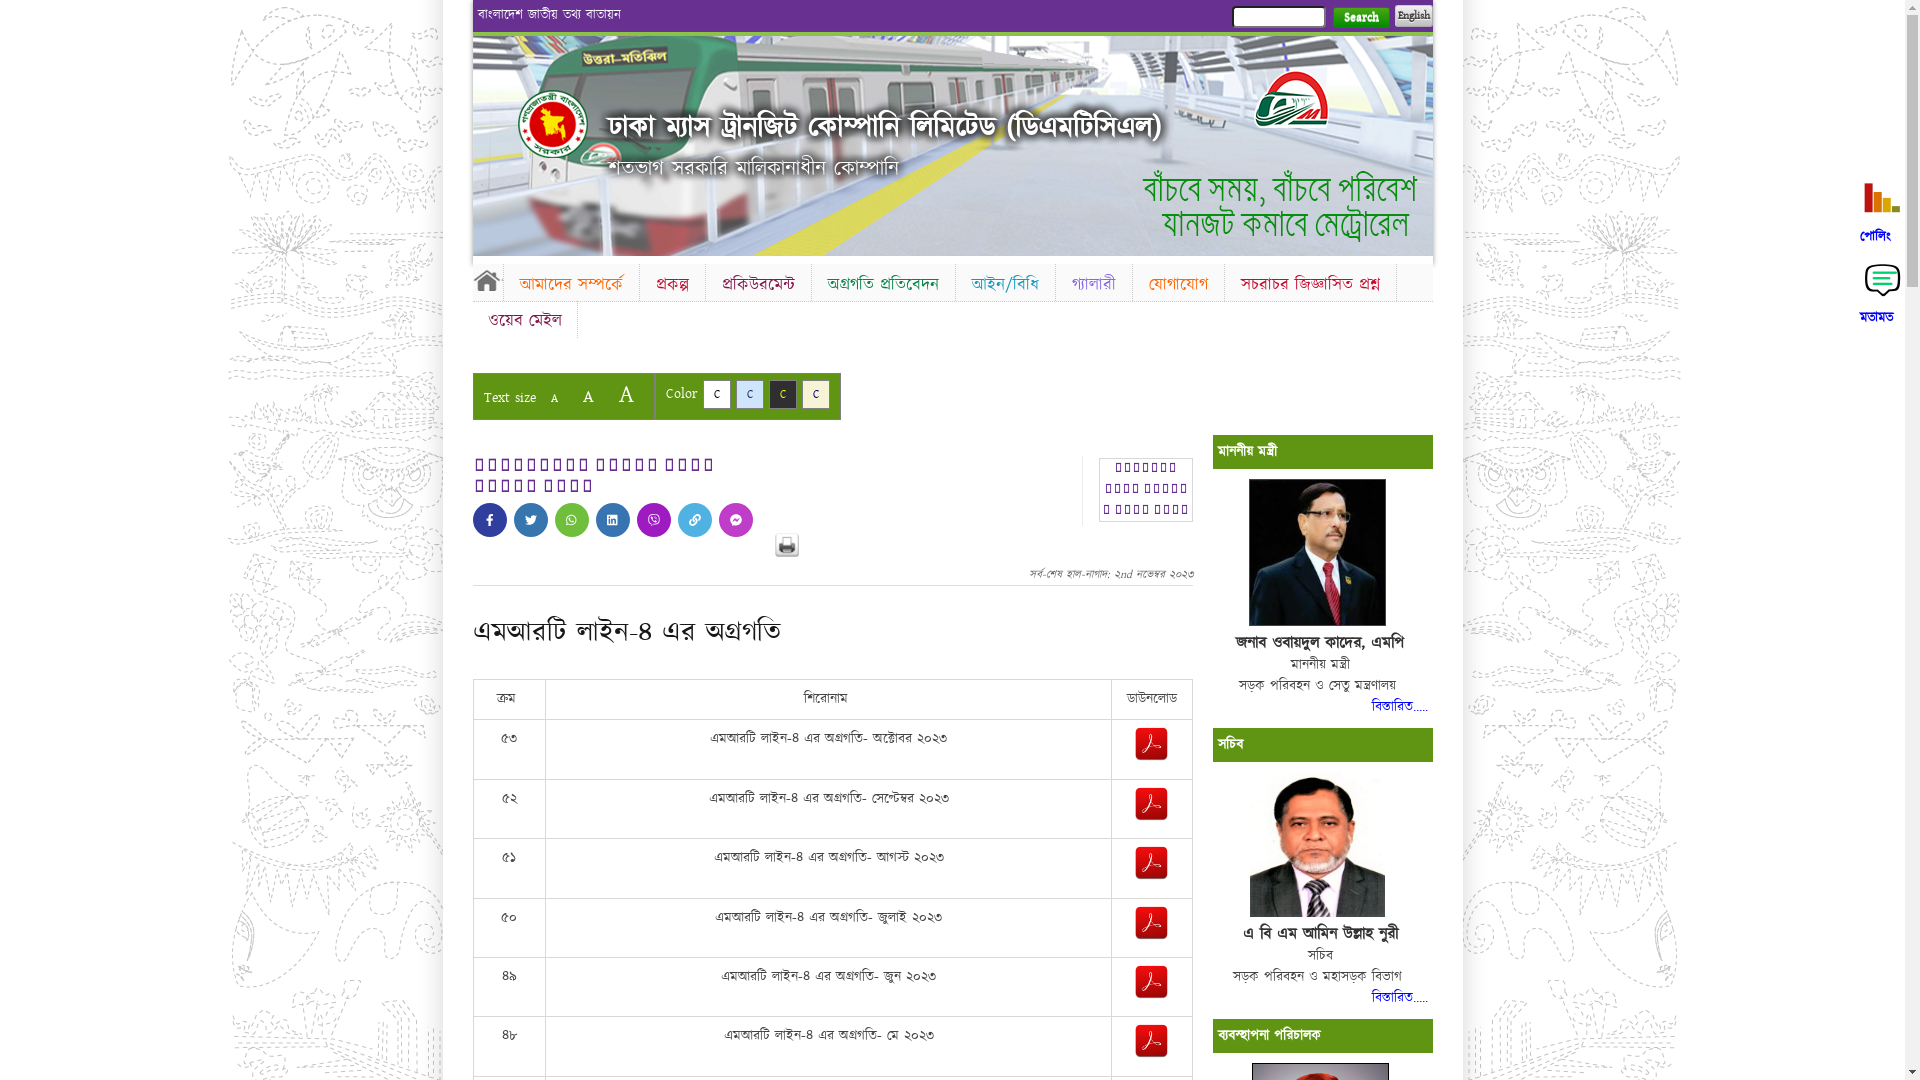 This screenshot has width=1920, height=1080. I want to click on 'A', so click(607, 394).